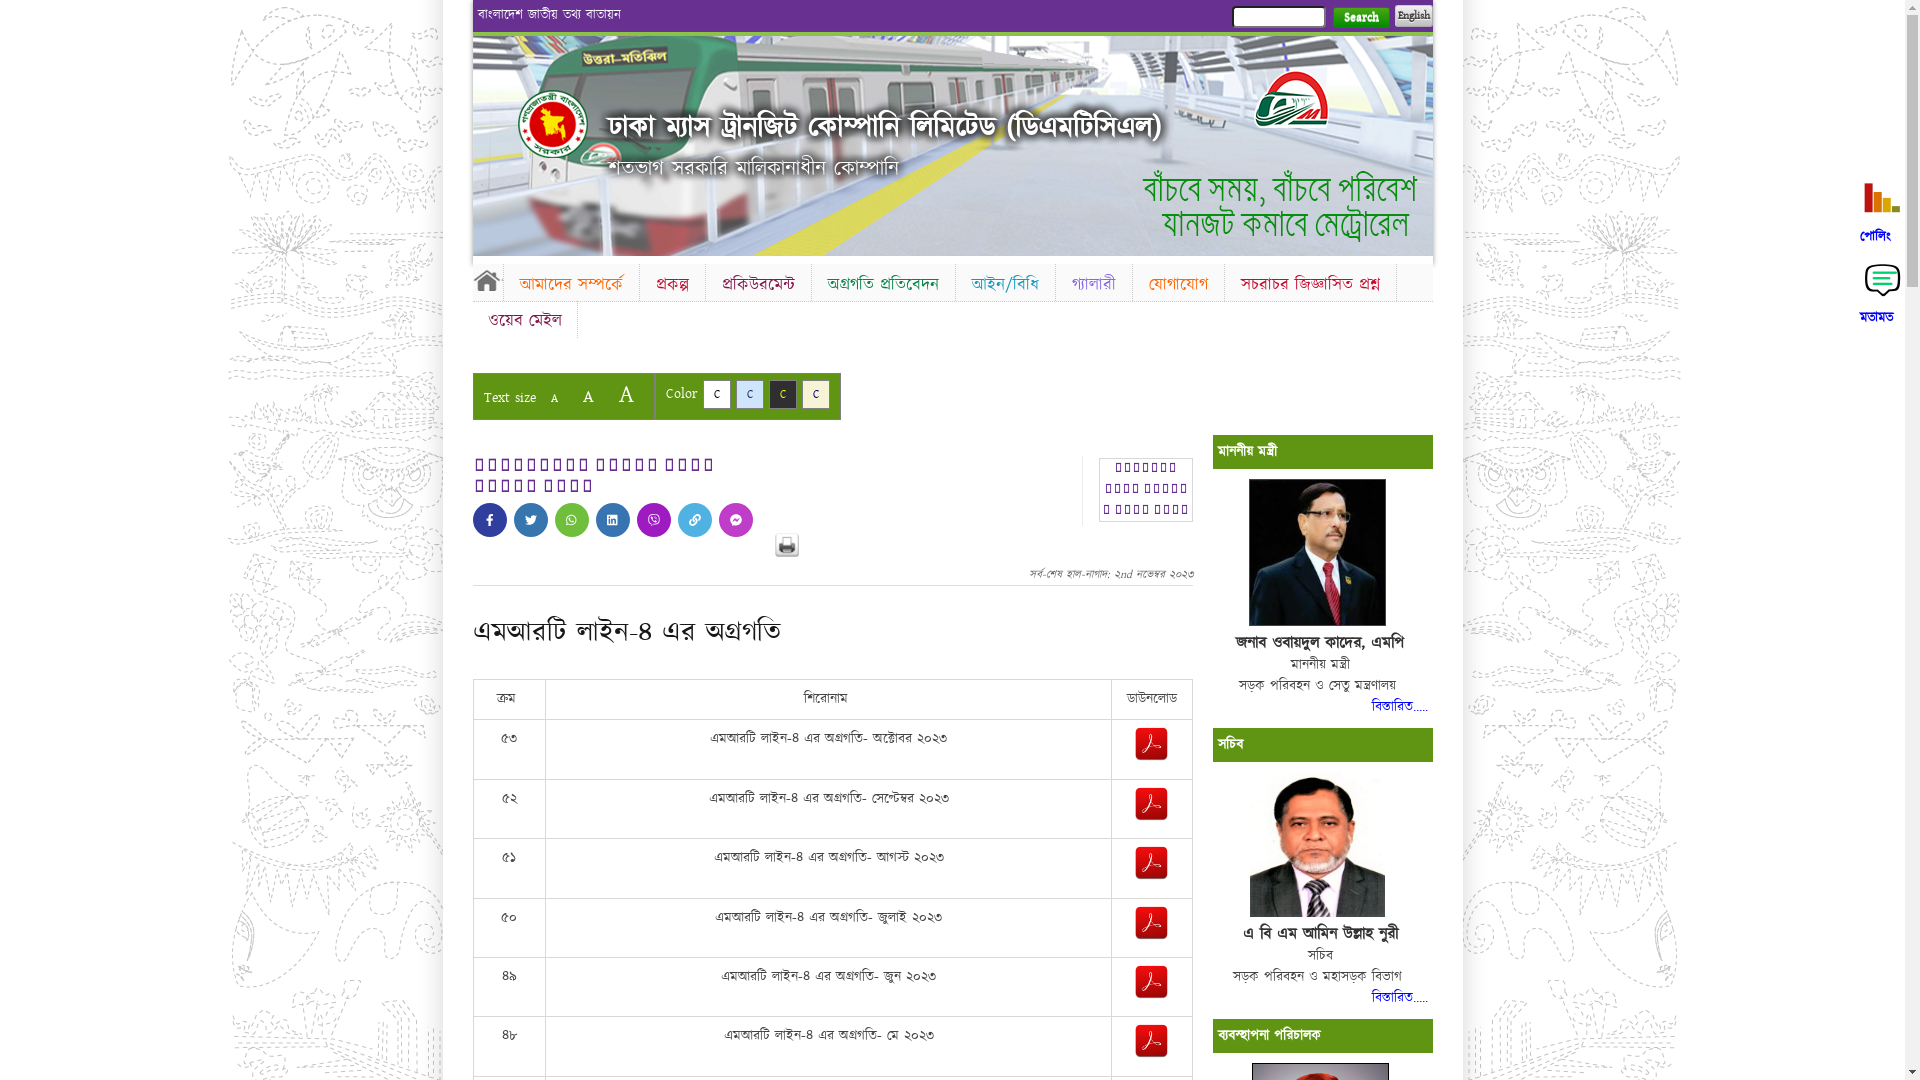 This screenshot has width=1920, height=1080. I want to click on 'A', so click(607, 394).